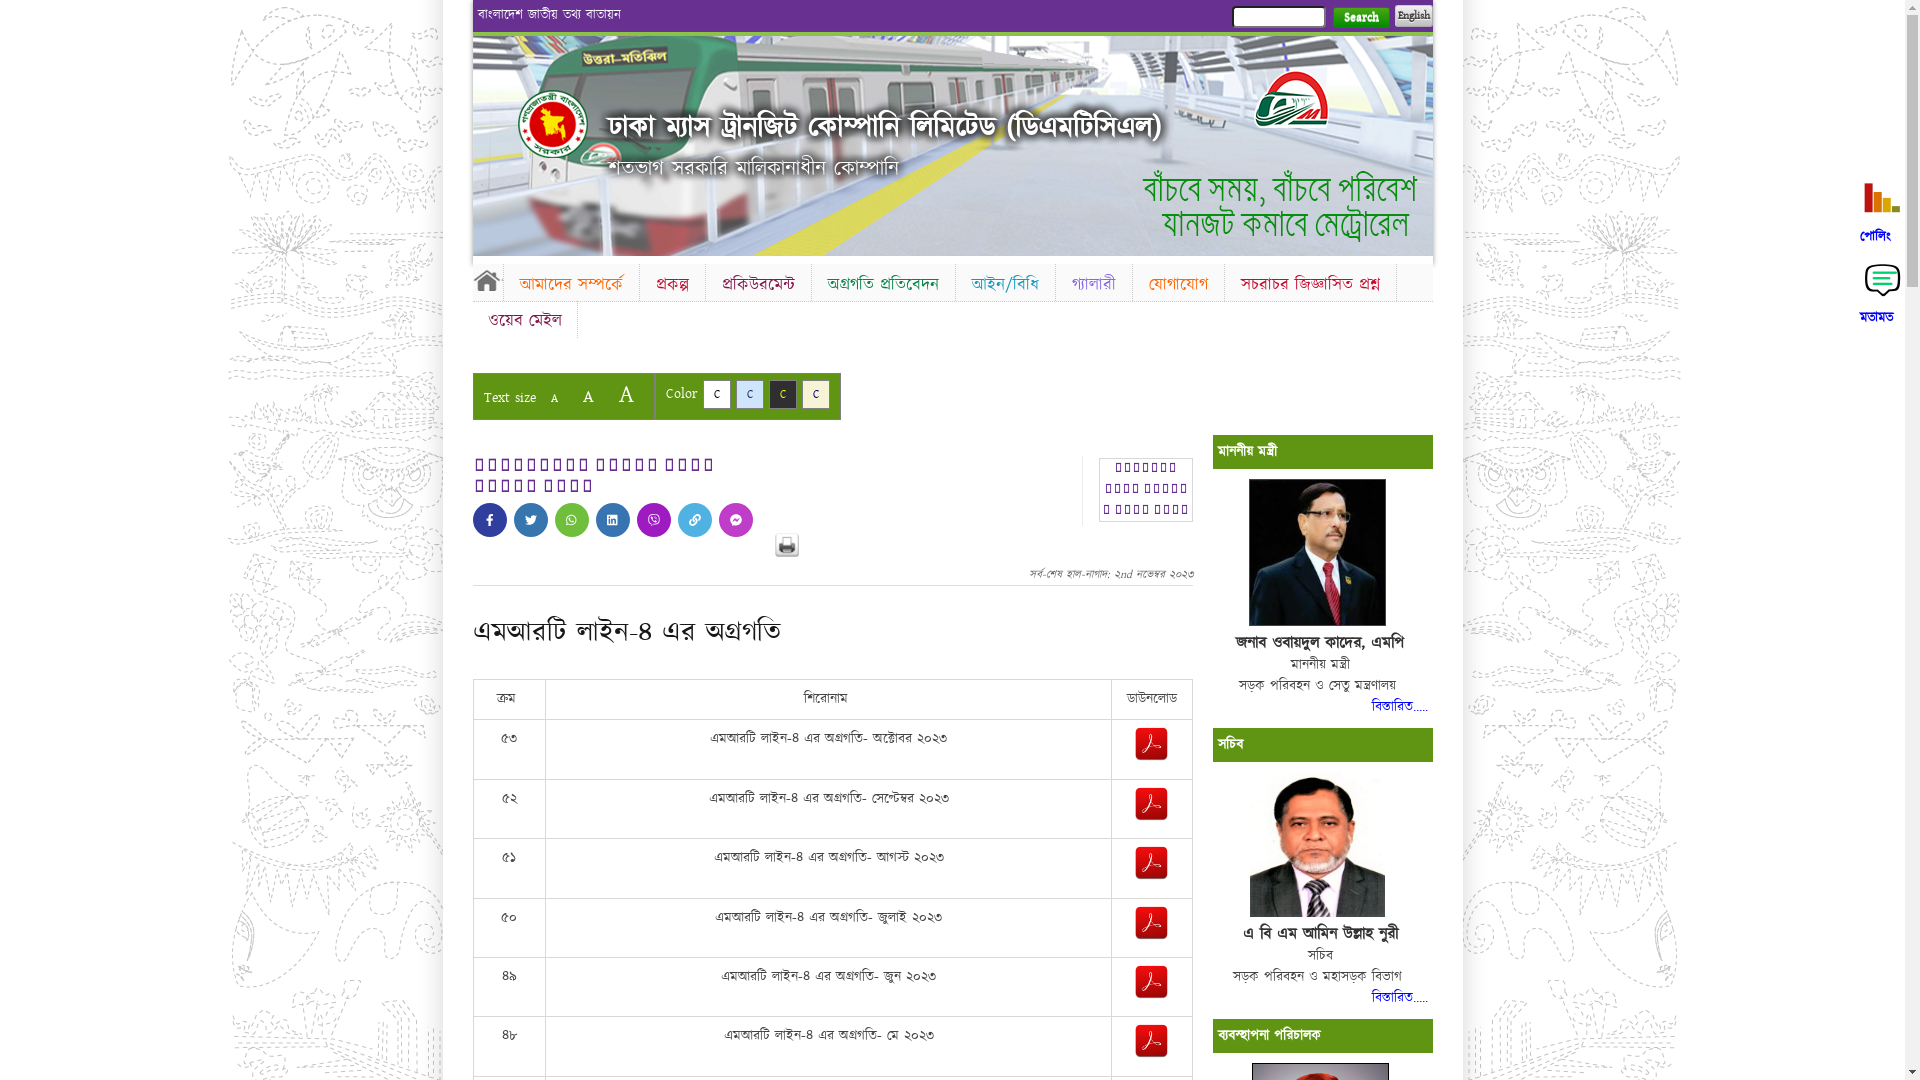 This screenshot has width=1920, height=1080. I want to click on 'A', so click(607, 394).